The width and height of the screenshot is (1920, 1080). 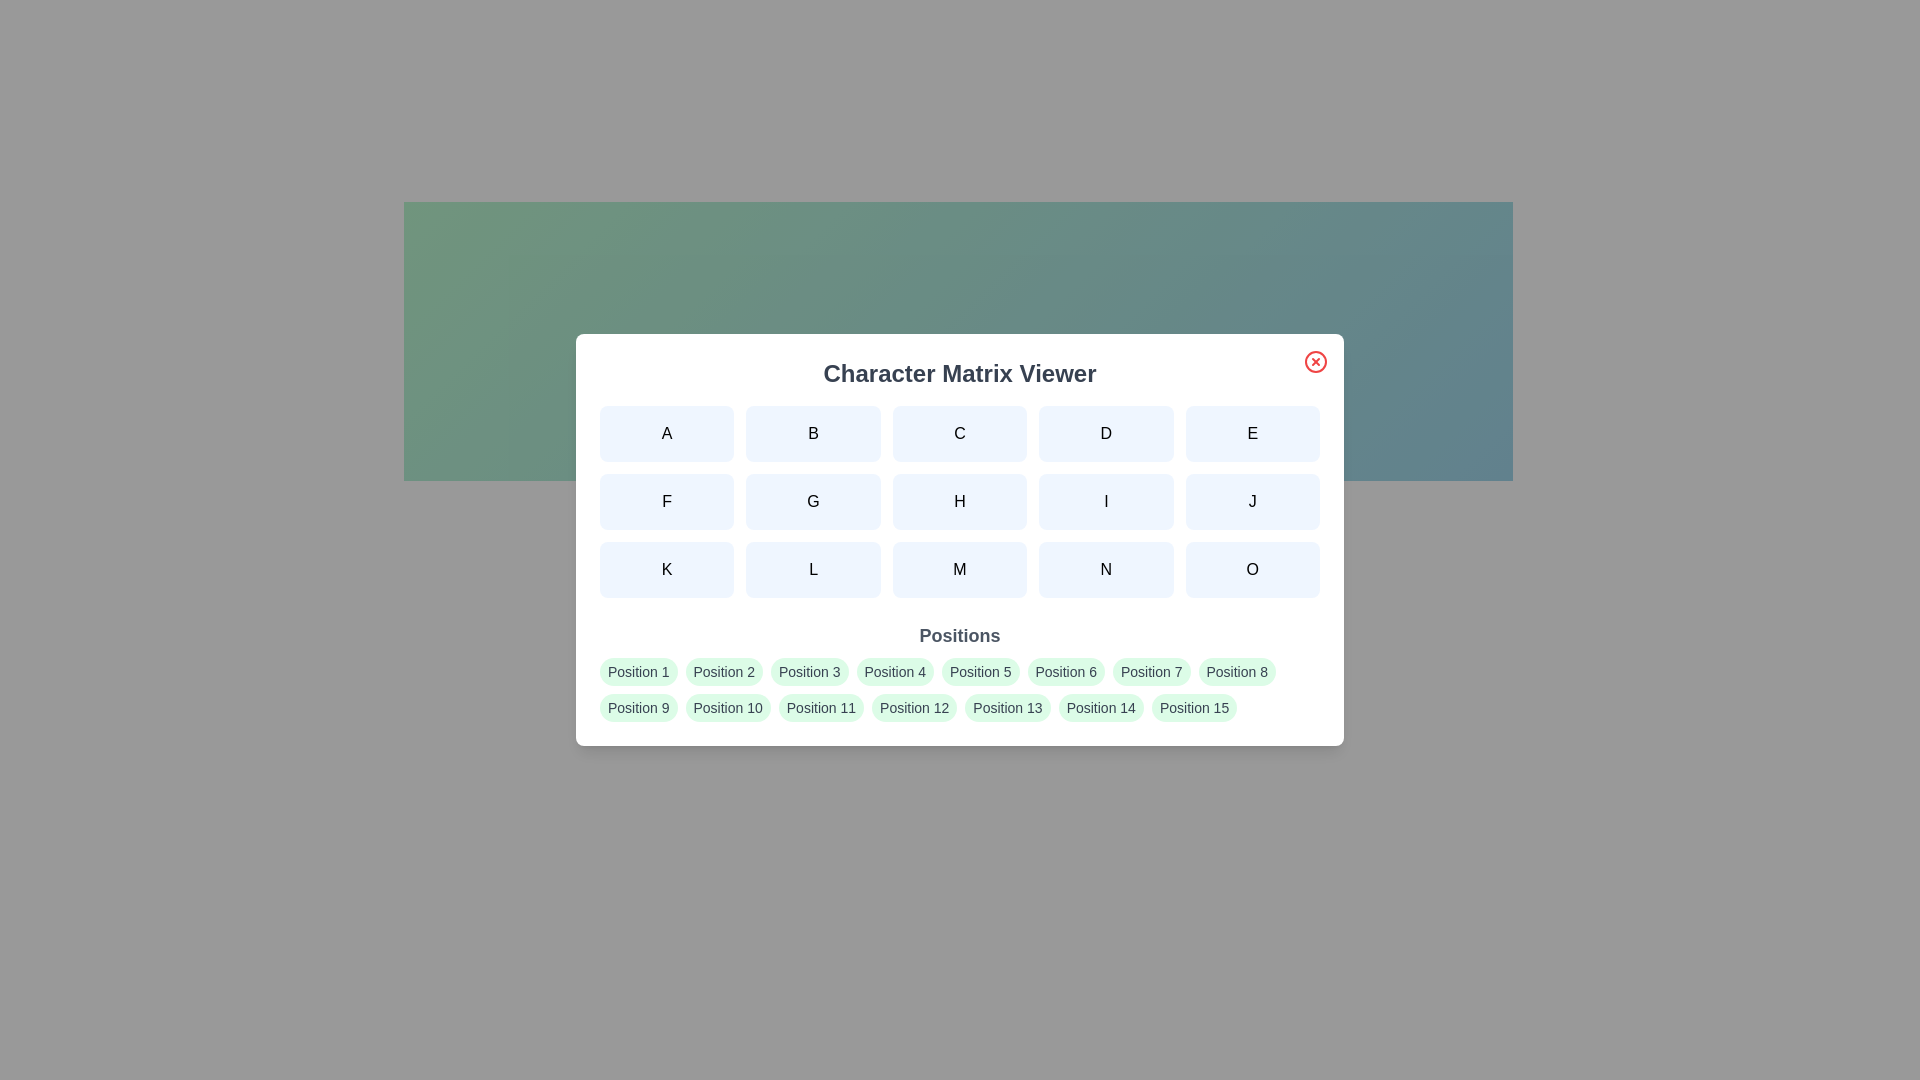 I want to click on the character button labeled G, so click(x=812, y=500).